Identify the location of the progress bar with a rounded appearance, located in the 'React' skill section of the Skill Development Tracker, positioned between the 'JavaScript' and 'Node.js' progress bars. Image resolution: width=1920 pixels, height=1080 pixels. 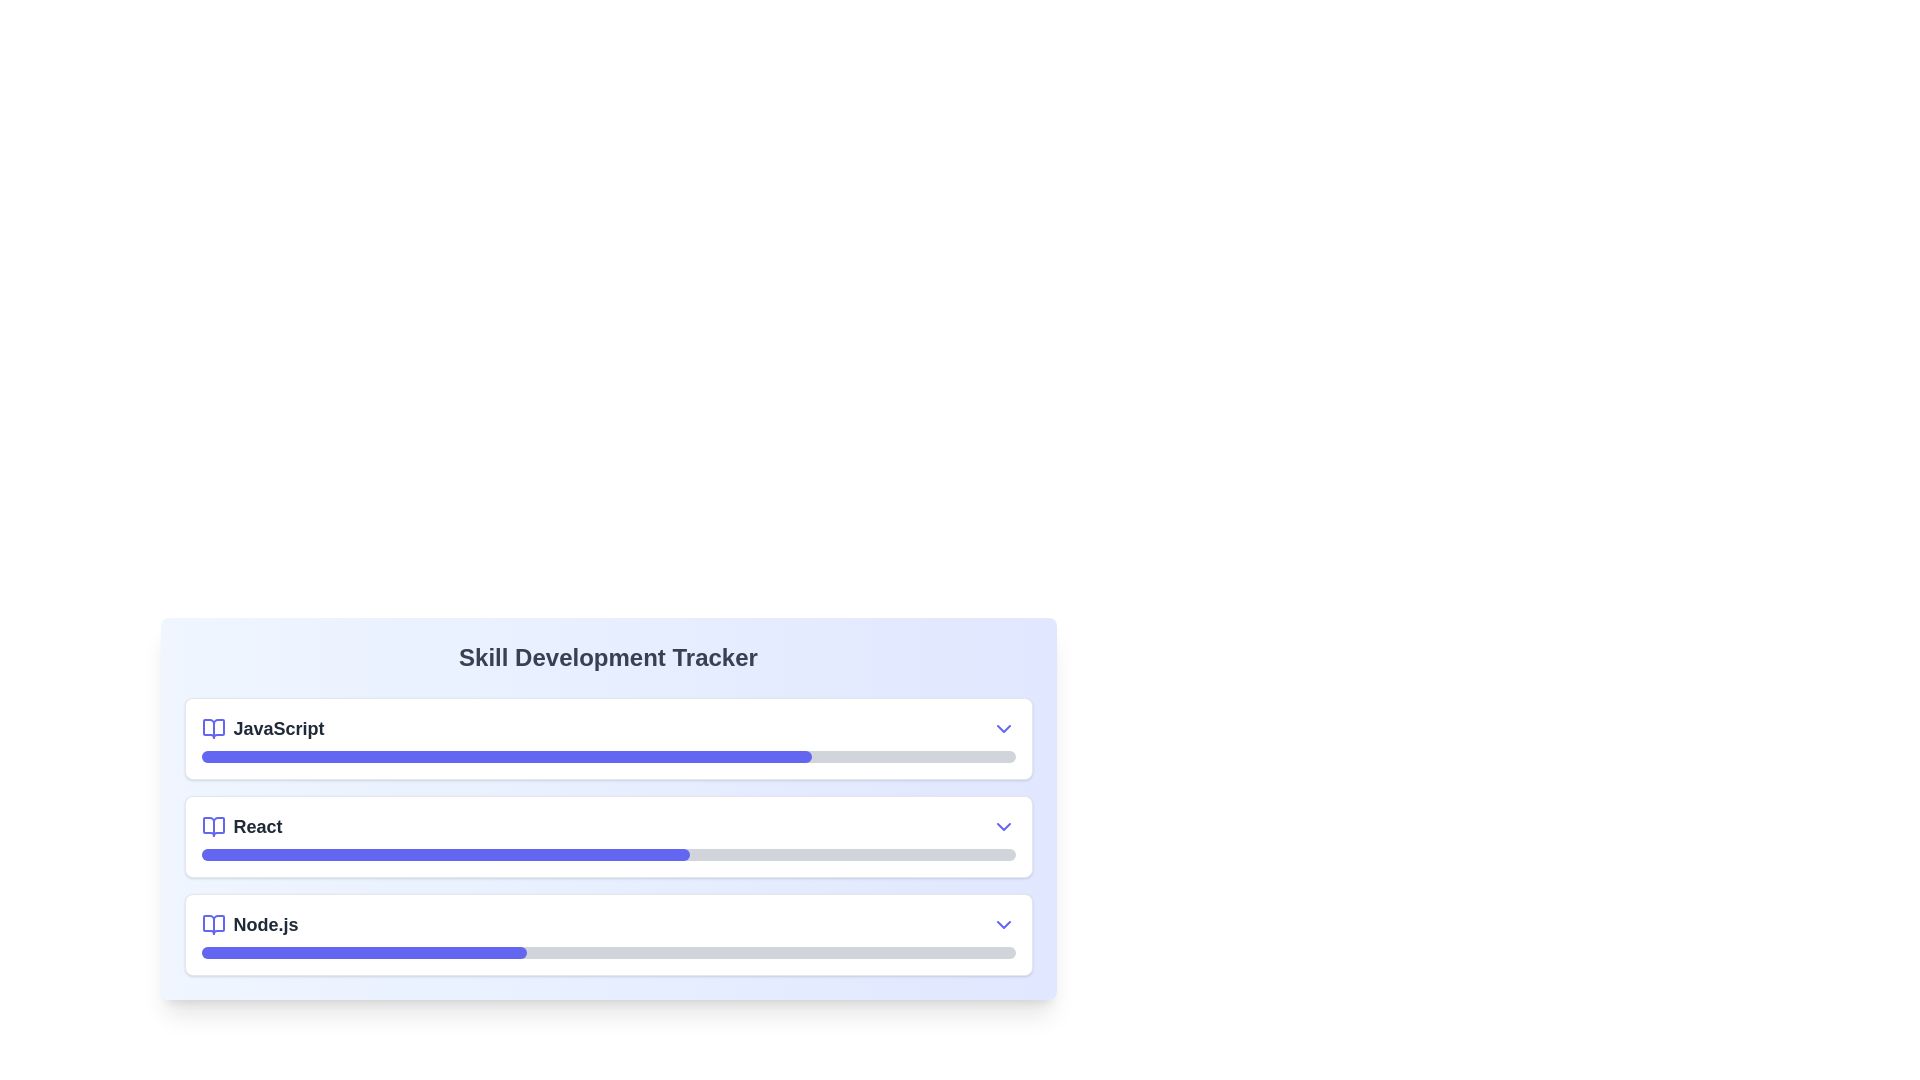
(607, 855).